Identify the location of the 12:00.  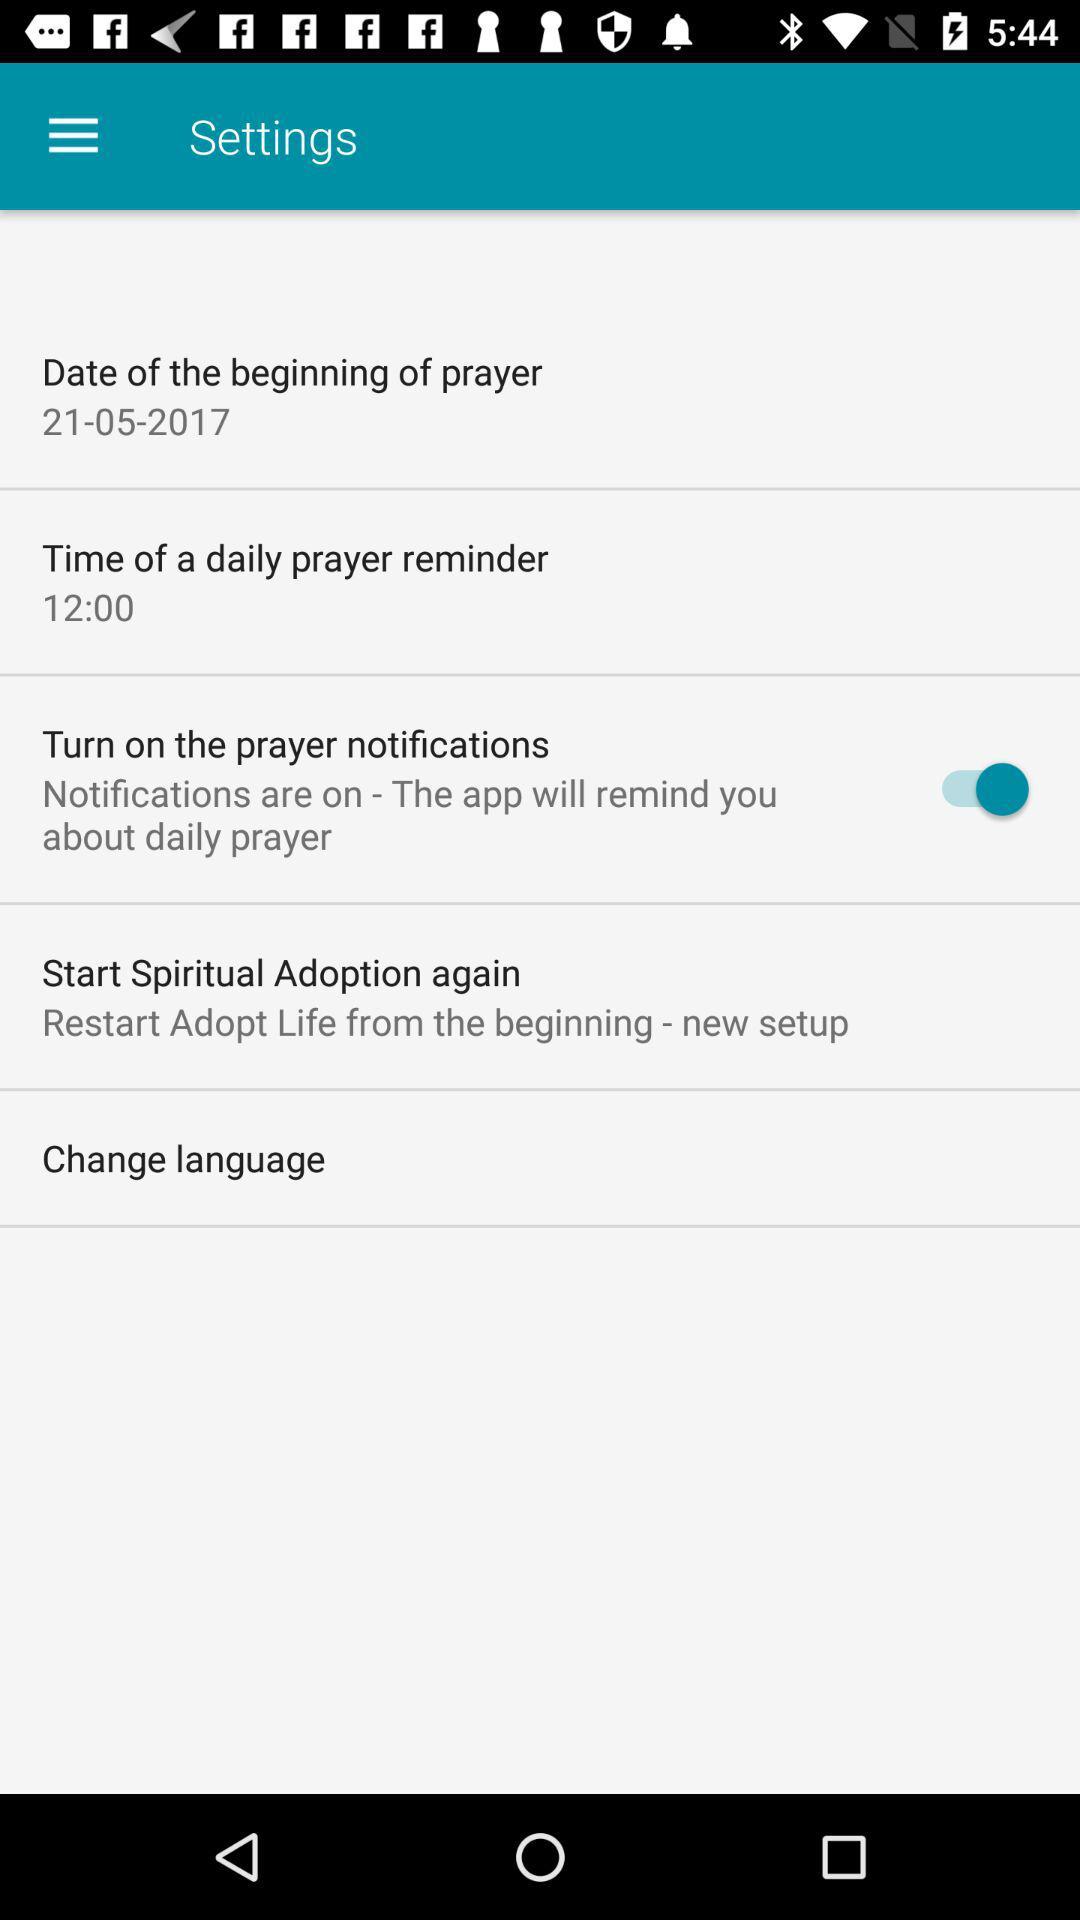
(87, 605).